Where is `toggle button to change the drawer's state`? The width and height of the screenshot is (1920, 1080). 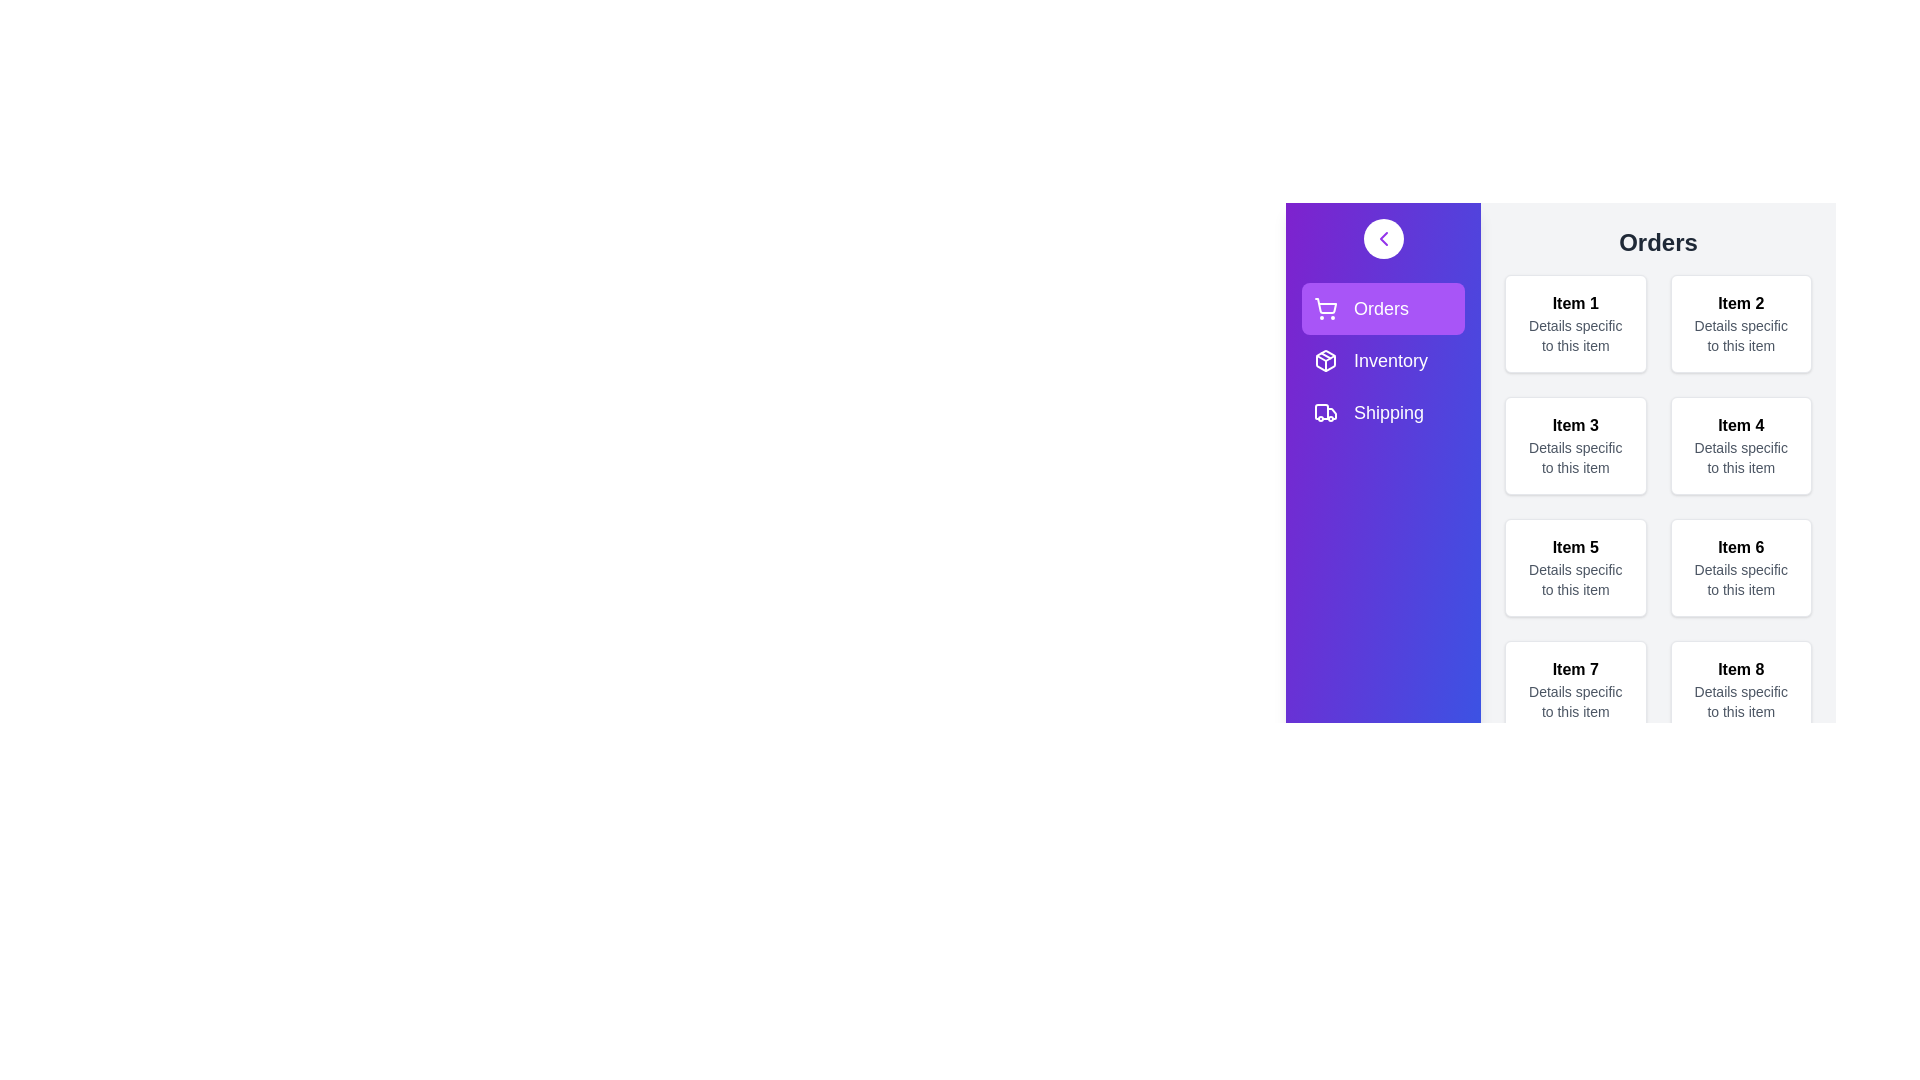 toggle button to change the drawer's state is located at coordinates (1382, 238).